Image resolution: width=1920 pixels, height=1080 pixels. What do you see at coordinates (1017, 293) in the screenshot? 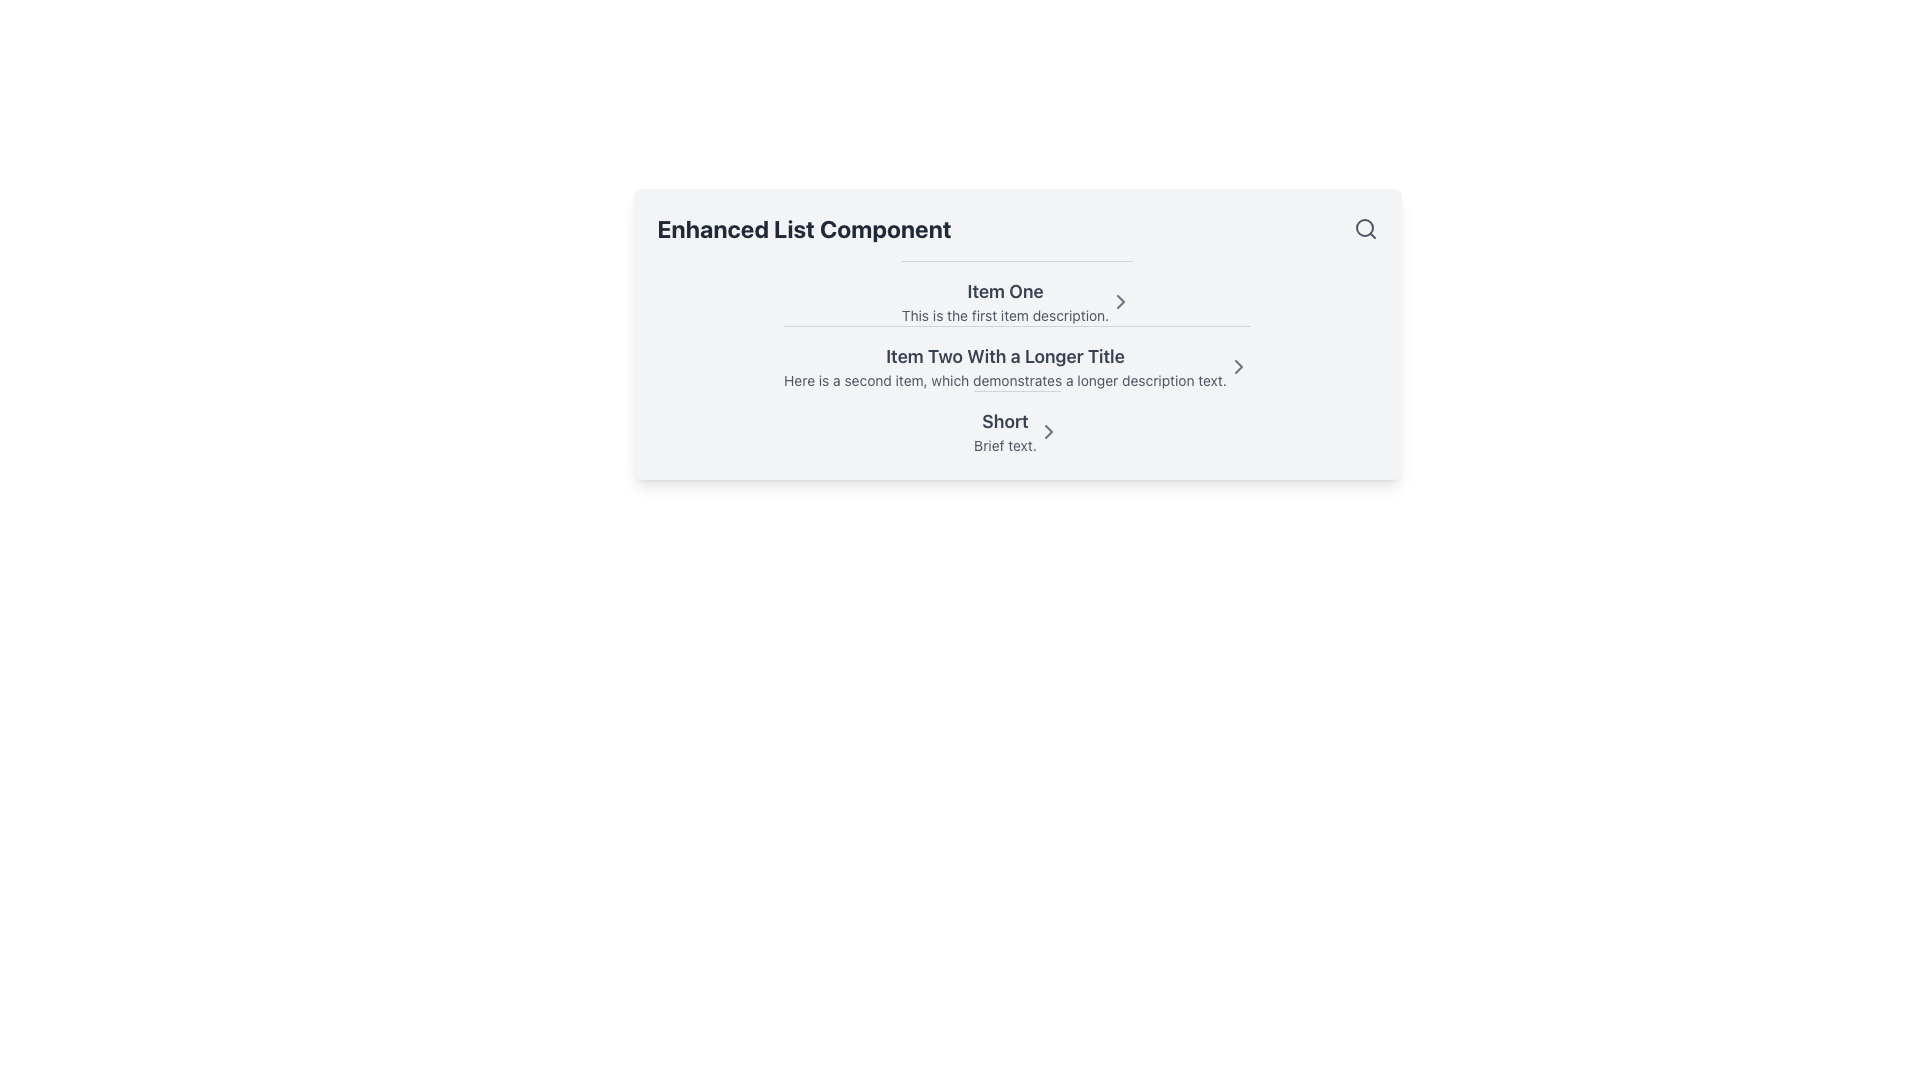
I see `the first item` at bounding box center [1017, 293].